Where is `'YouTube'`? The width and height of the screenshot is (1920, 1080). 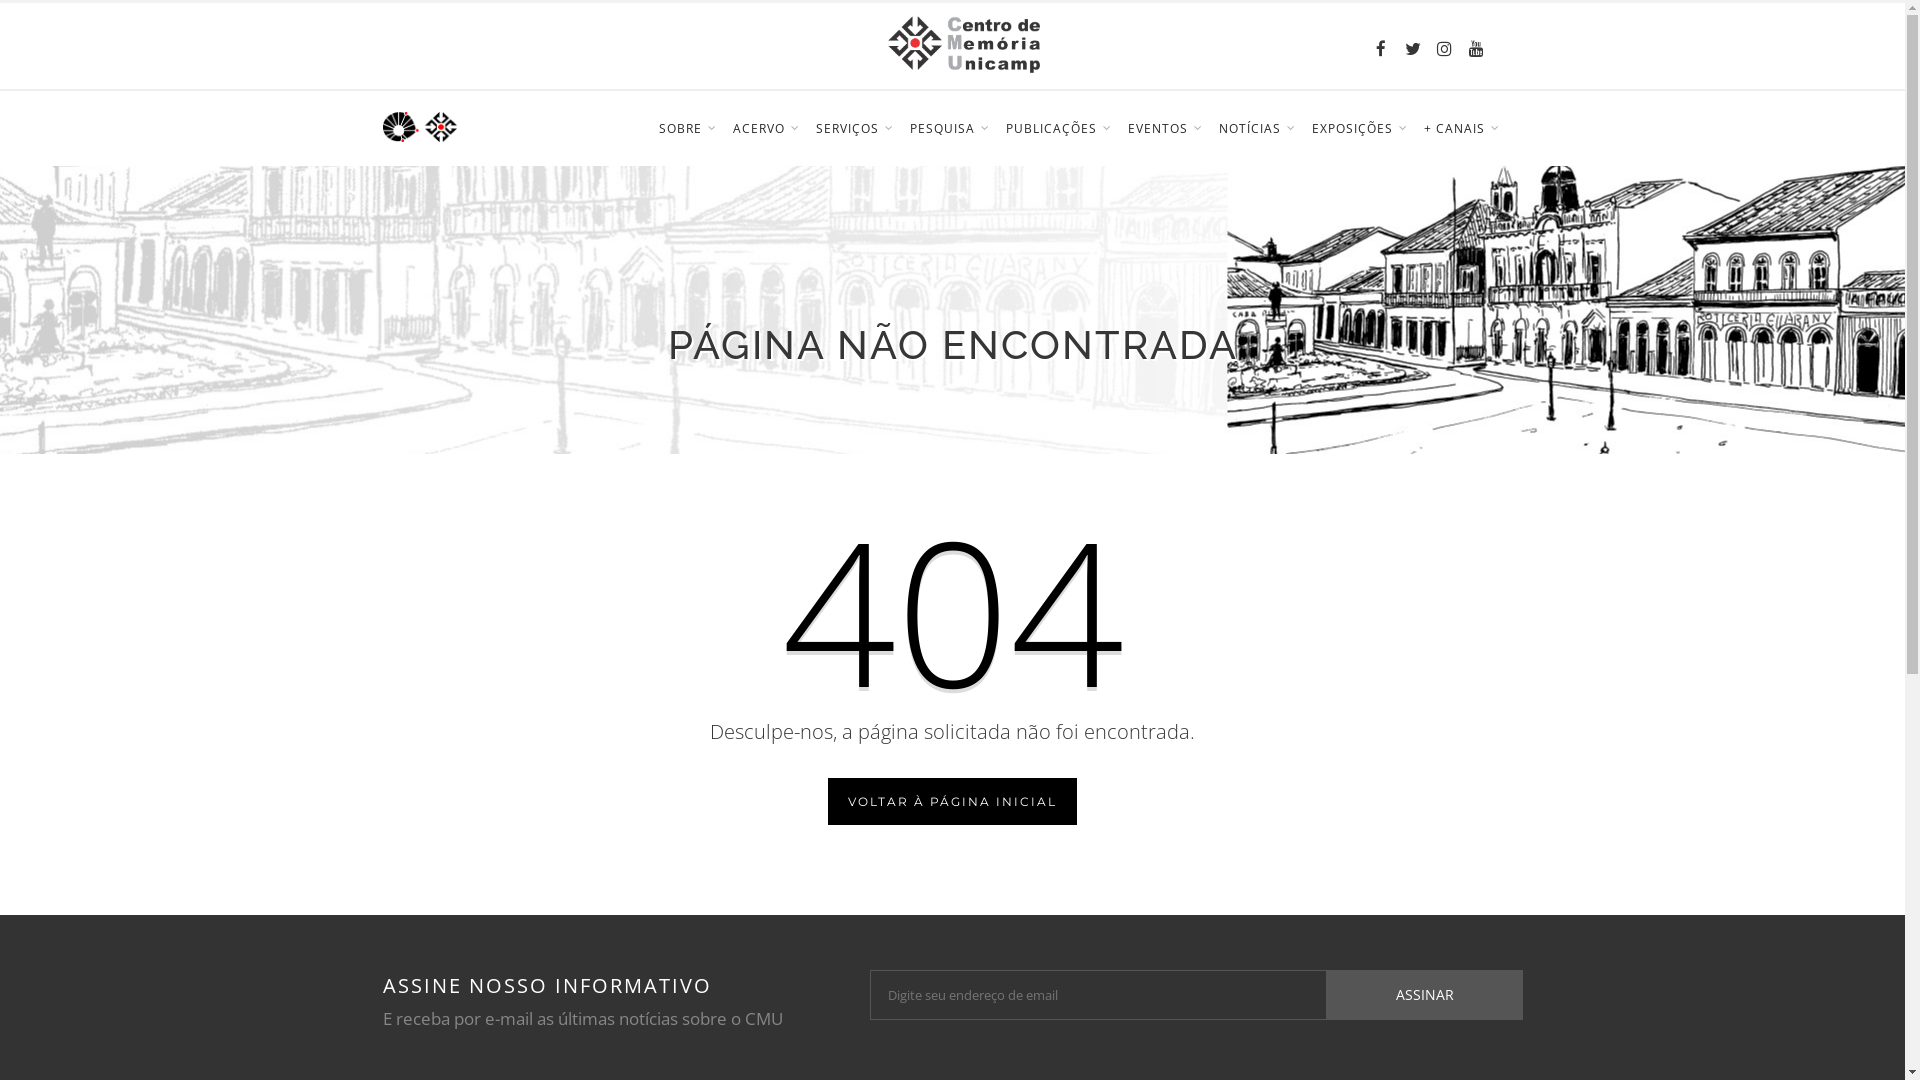 'YouTube' is located at coordinates (1476, 45).